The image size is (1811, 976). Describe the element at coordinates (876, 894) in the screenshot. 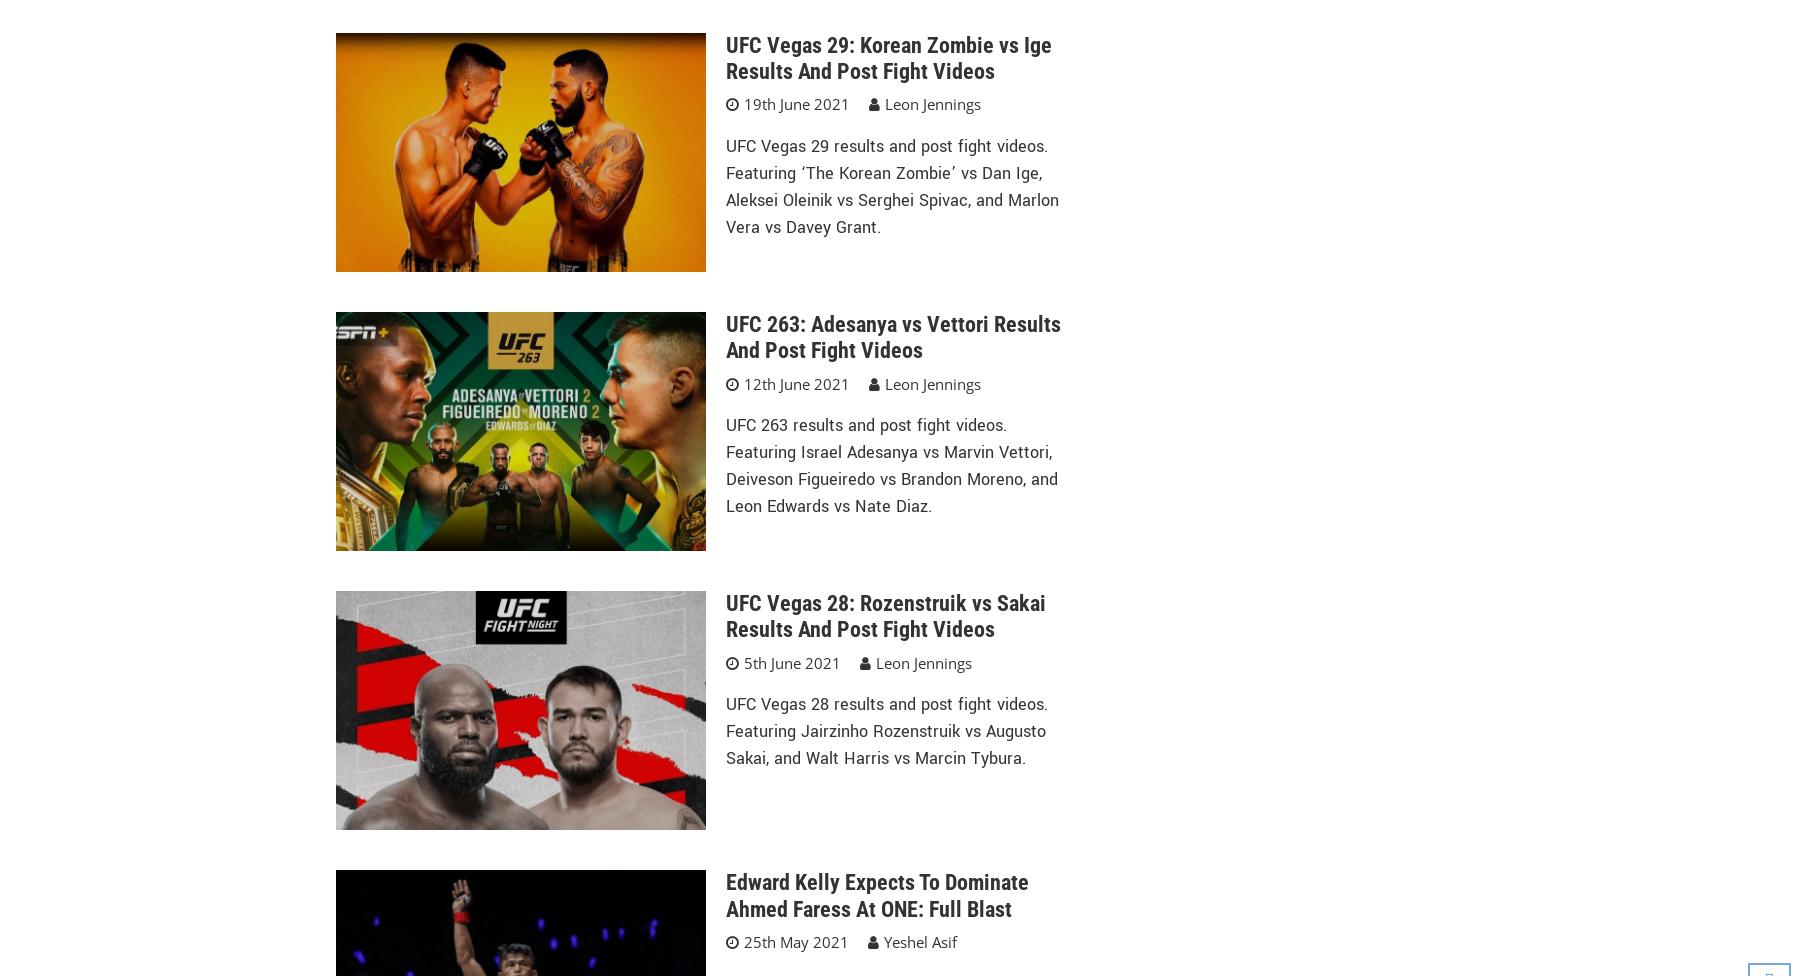

I see `'Edward Kelly Expects To Dominate Ahmed Faress At ONE: Full Blast'` at that location.